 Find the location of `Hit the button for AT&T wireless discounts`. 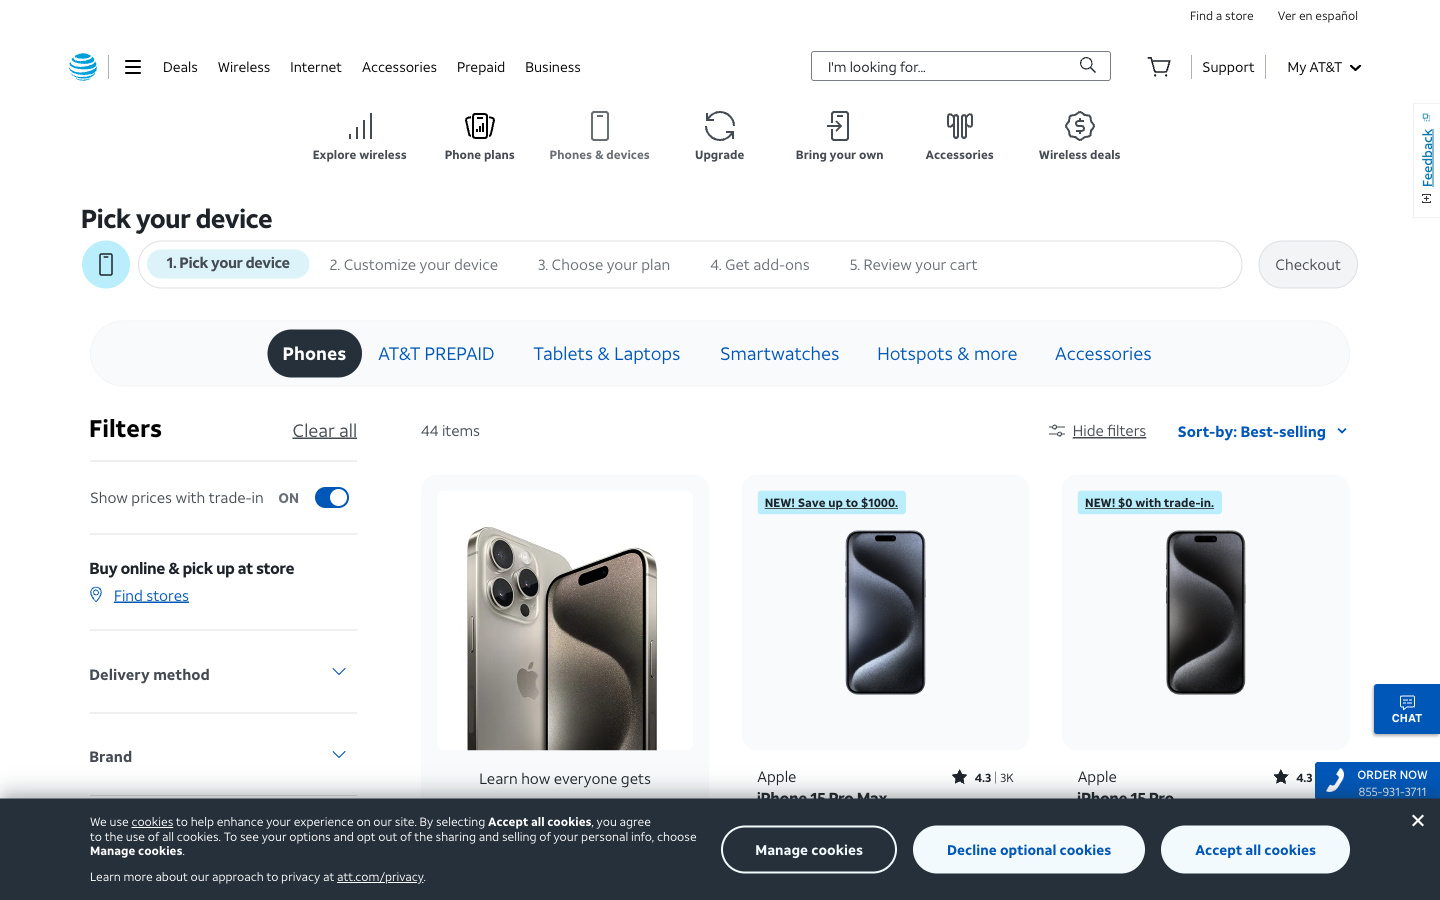

Hit the button for AT&T wireless discounts is located at coordinates (1080, 136).